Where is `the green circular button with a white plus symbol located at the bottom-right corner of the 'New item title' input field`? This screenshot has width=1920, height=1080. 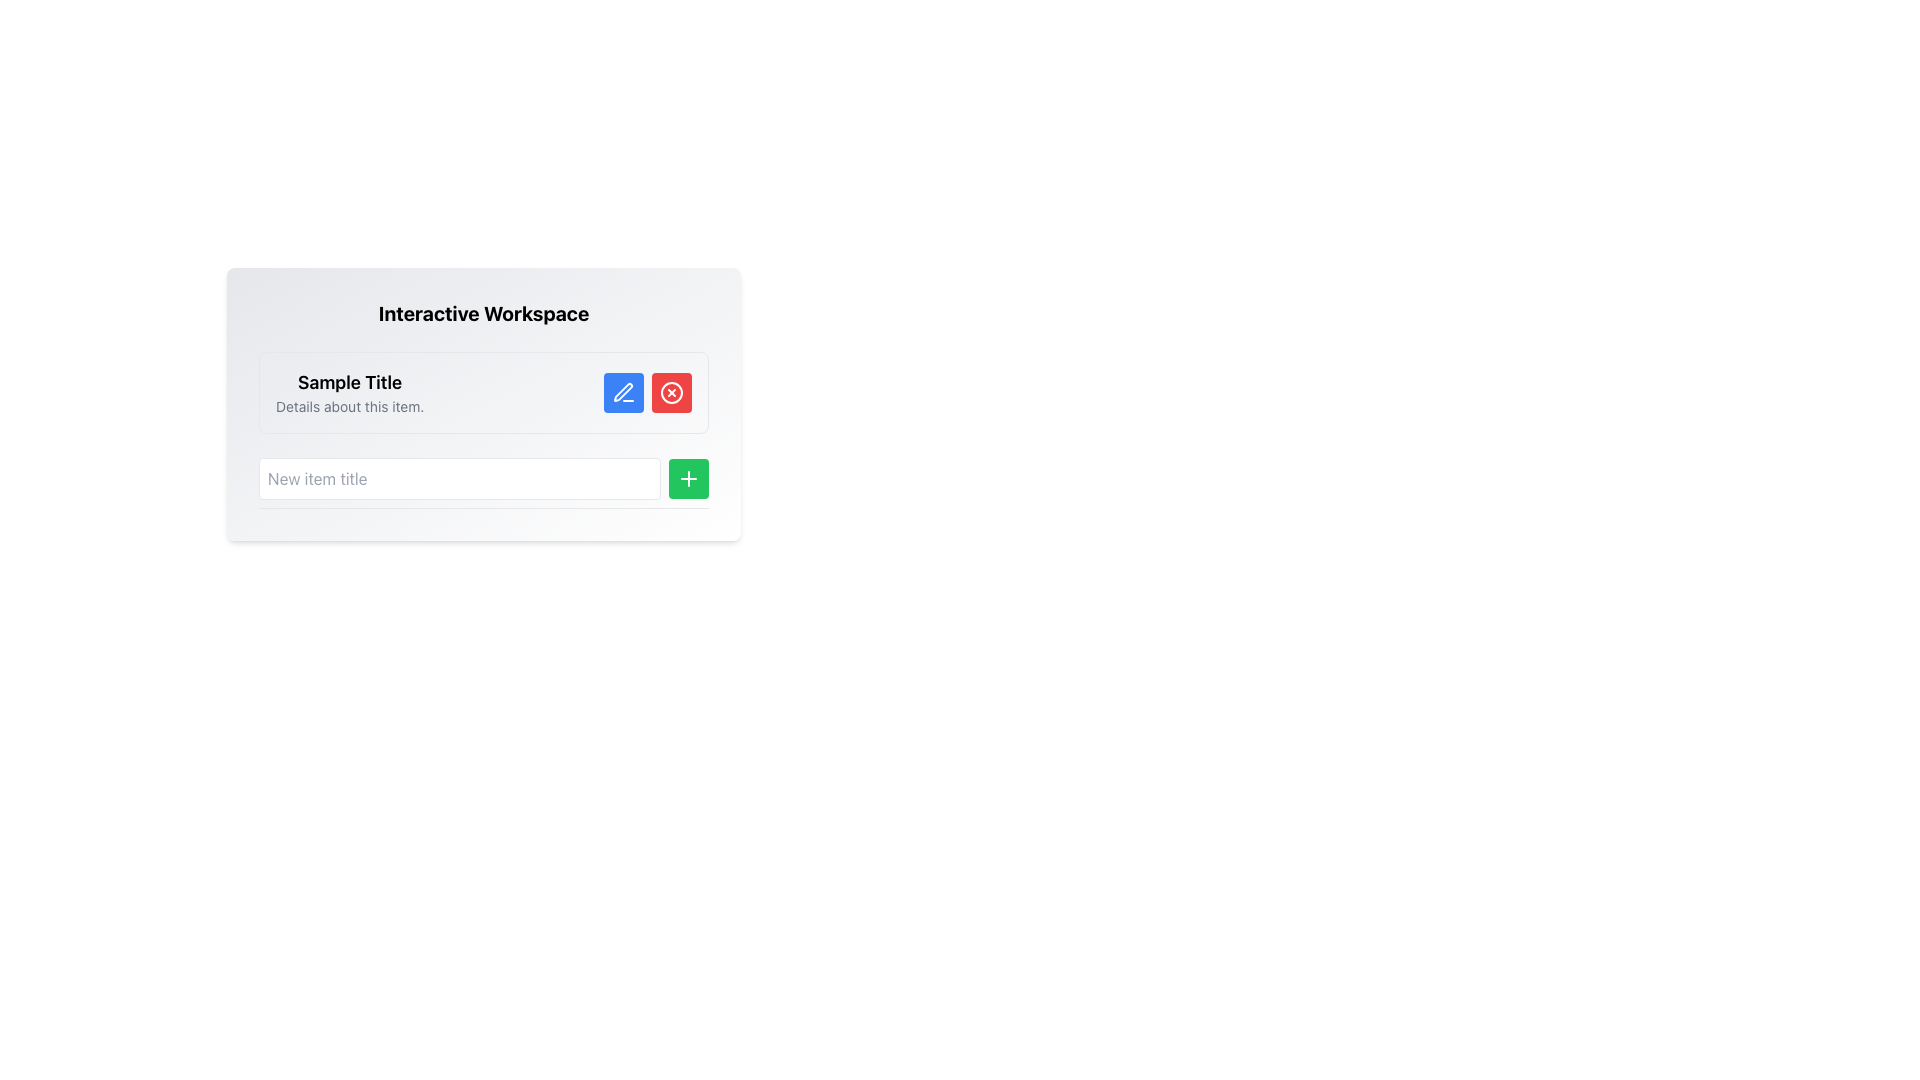 the green circular button with a white plus symbol located at the bottom-right corner of the 'New item title' input field is located at coordinates (689, 478).